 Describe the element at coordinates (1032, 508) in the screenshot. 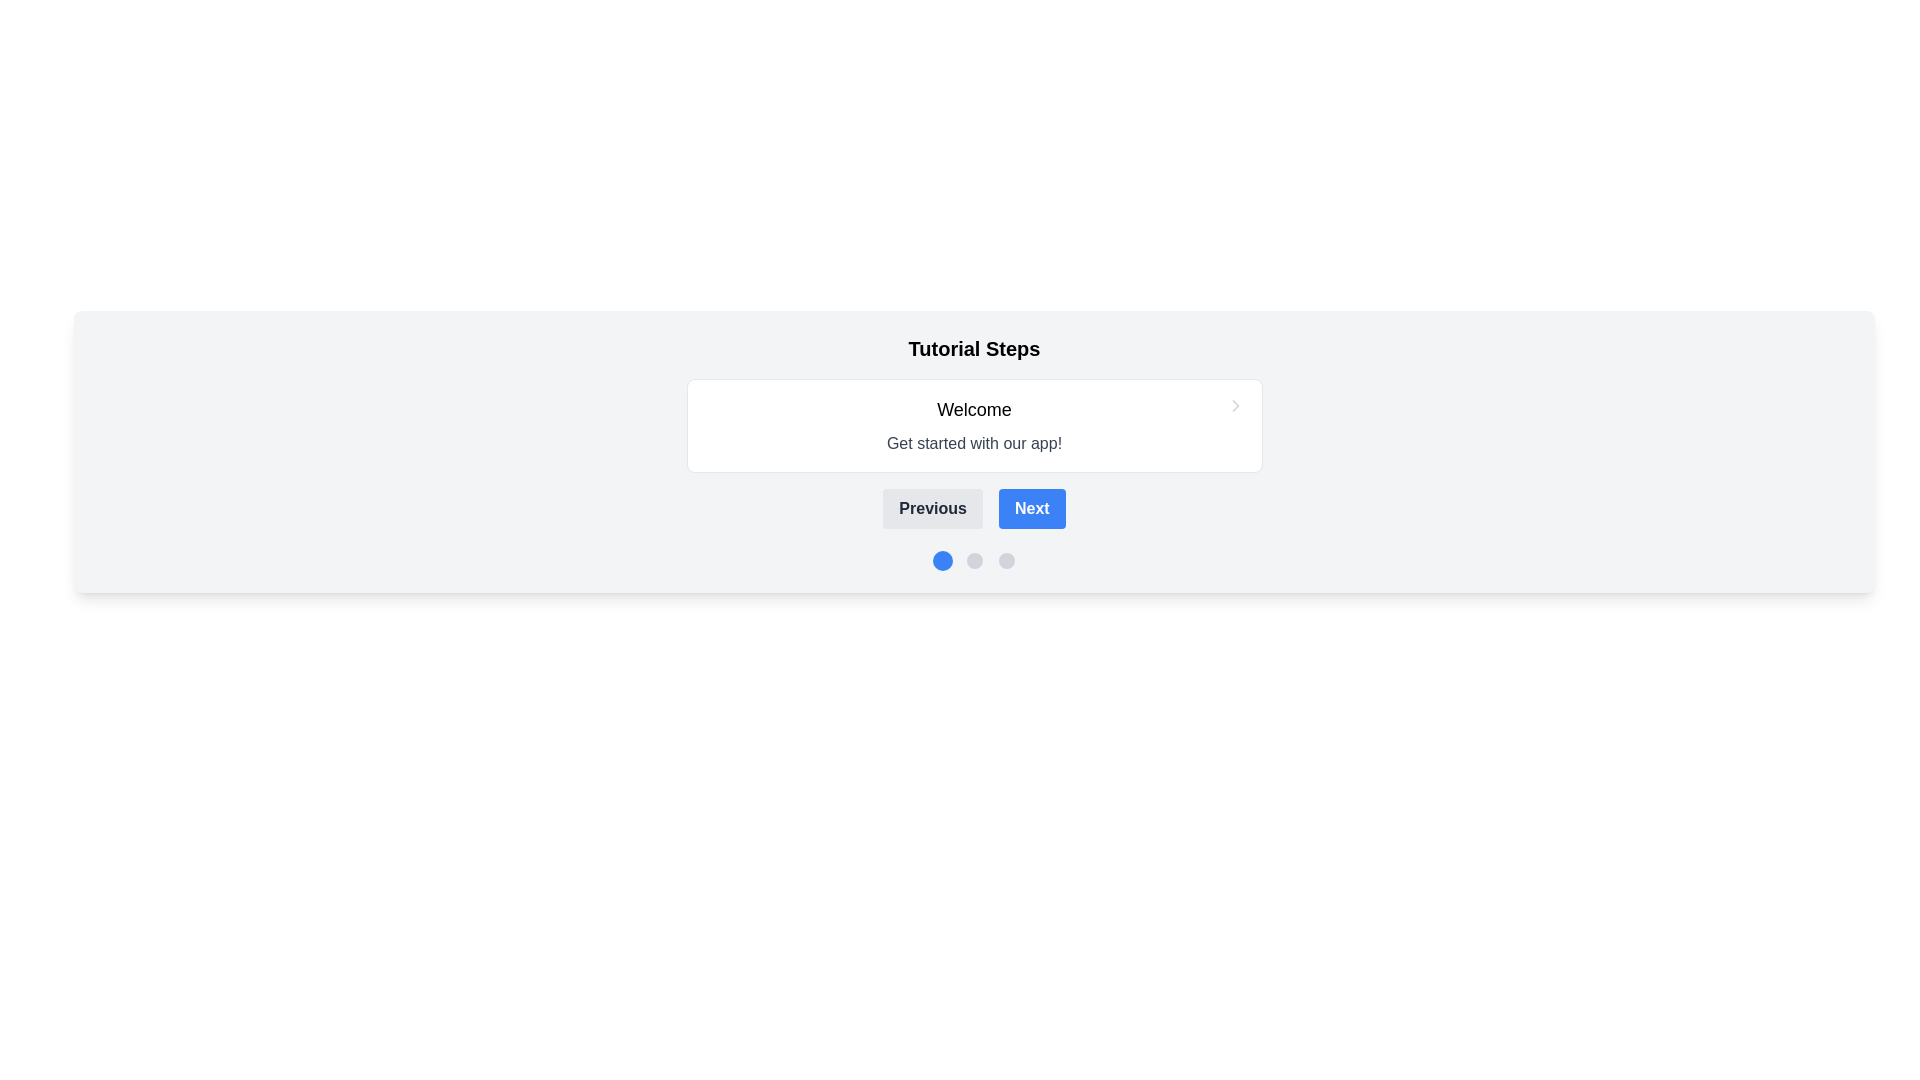

I see `the 'Next' button, which is a rectangular button with rounded corners, blue background, and white bold text` at that location.